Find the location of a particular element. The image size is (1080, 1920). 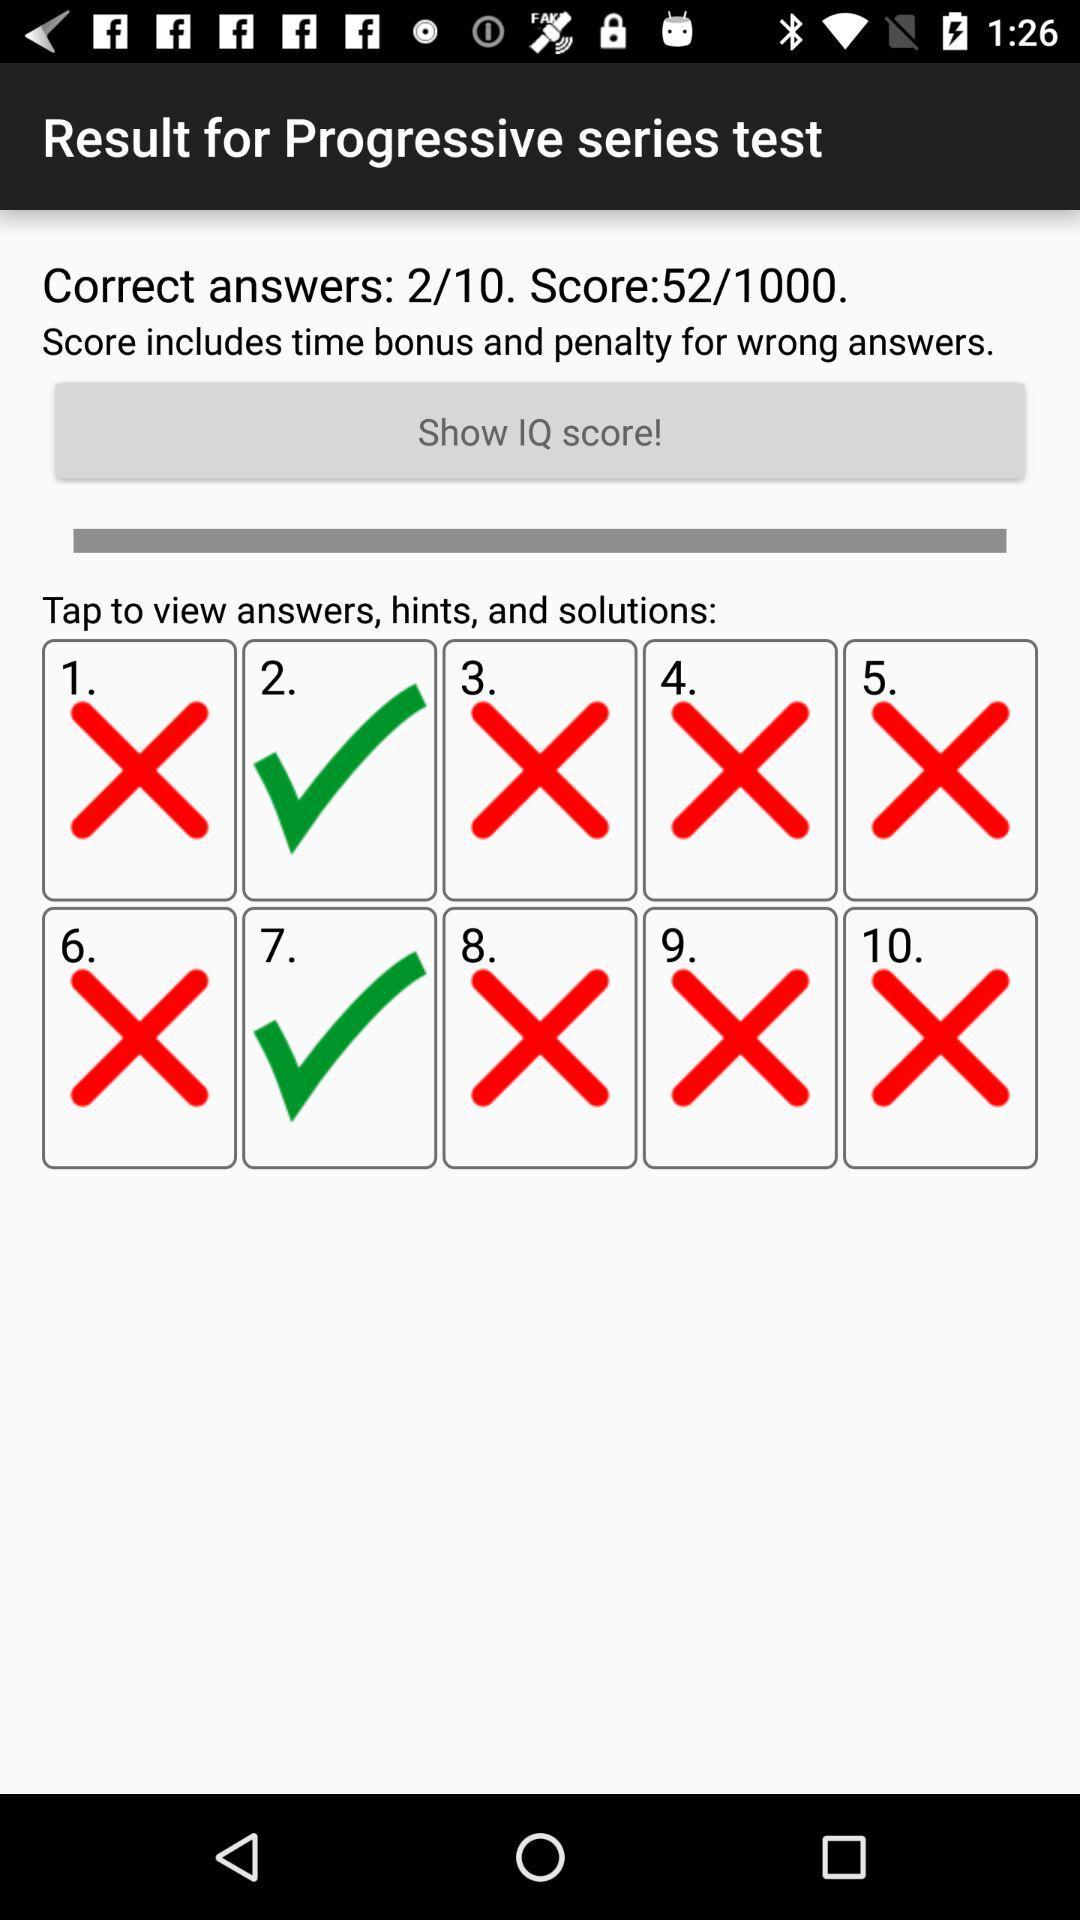

show iq score! icon is located at coordinates (540, 430).